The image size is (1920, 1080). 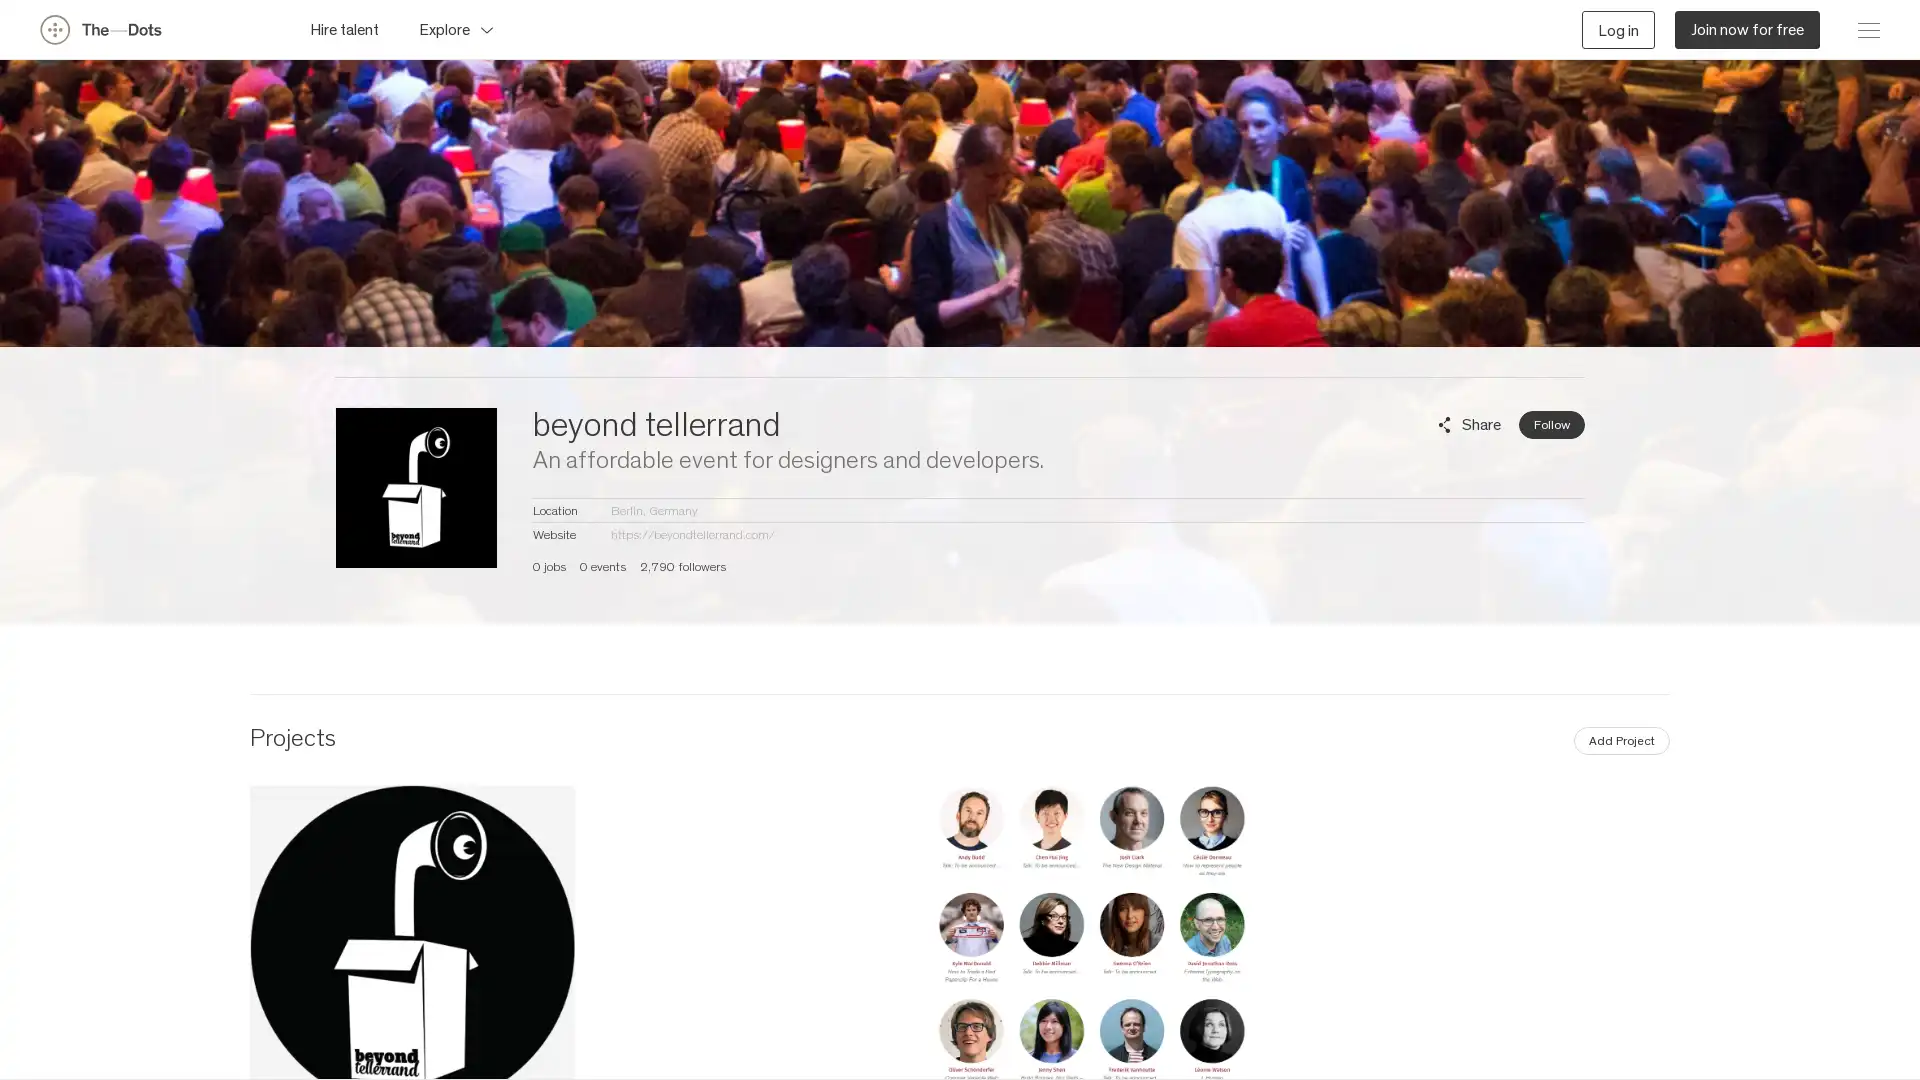 What do you see at coordinates (1746, 29) in the screenshot?
I see `Join now for free` at bounding box center [1746, 29].